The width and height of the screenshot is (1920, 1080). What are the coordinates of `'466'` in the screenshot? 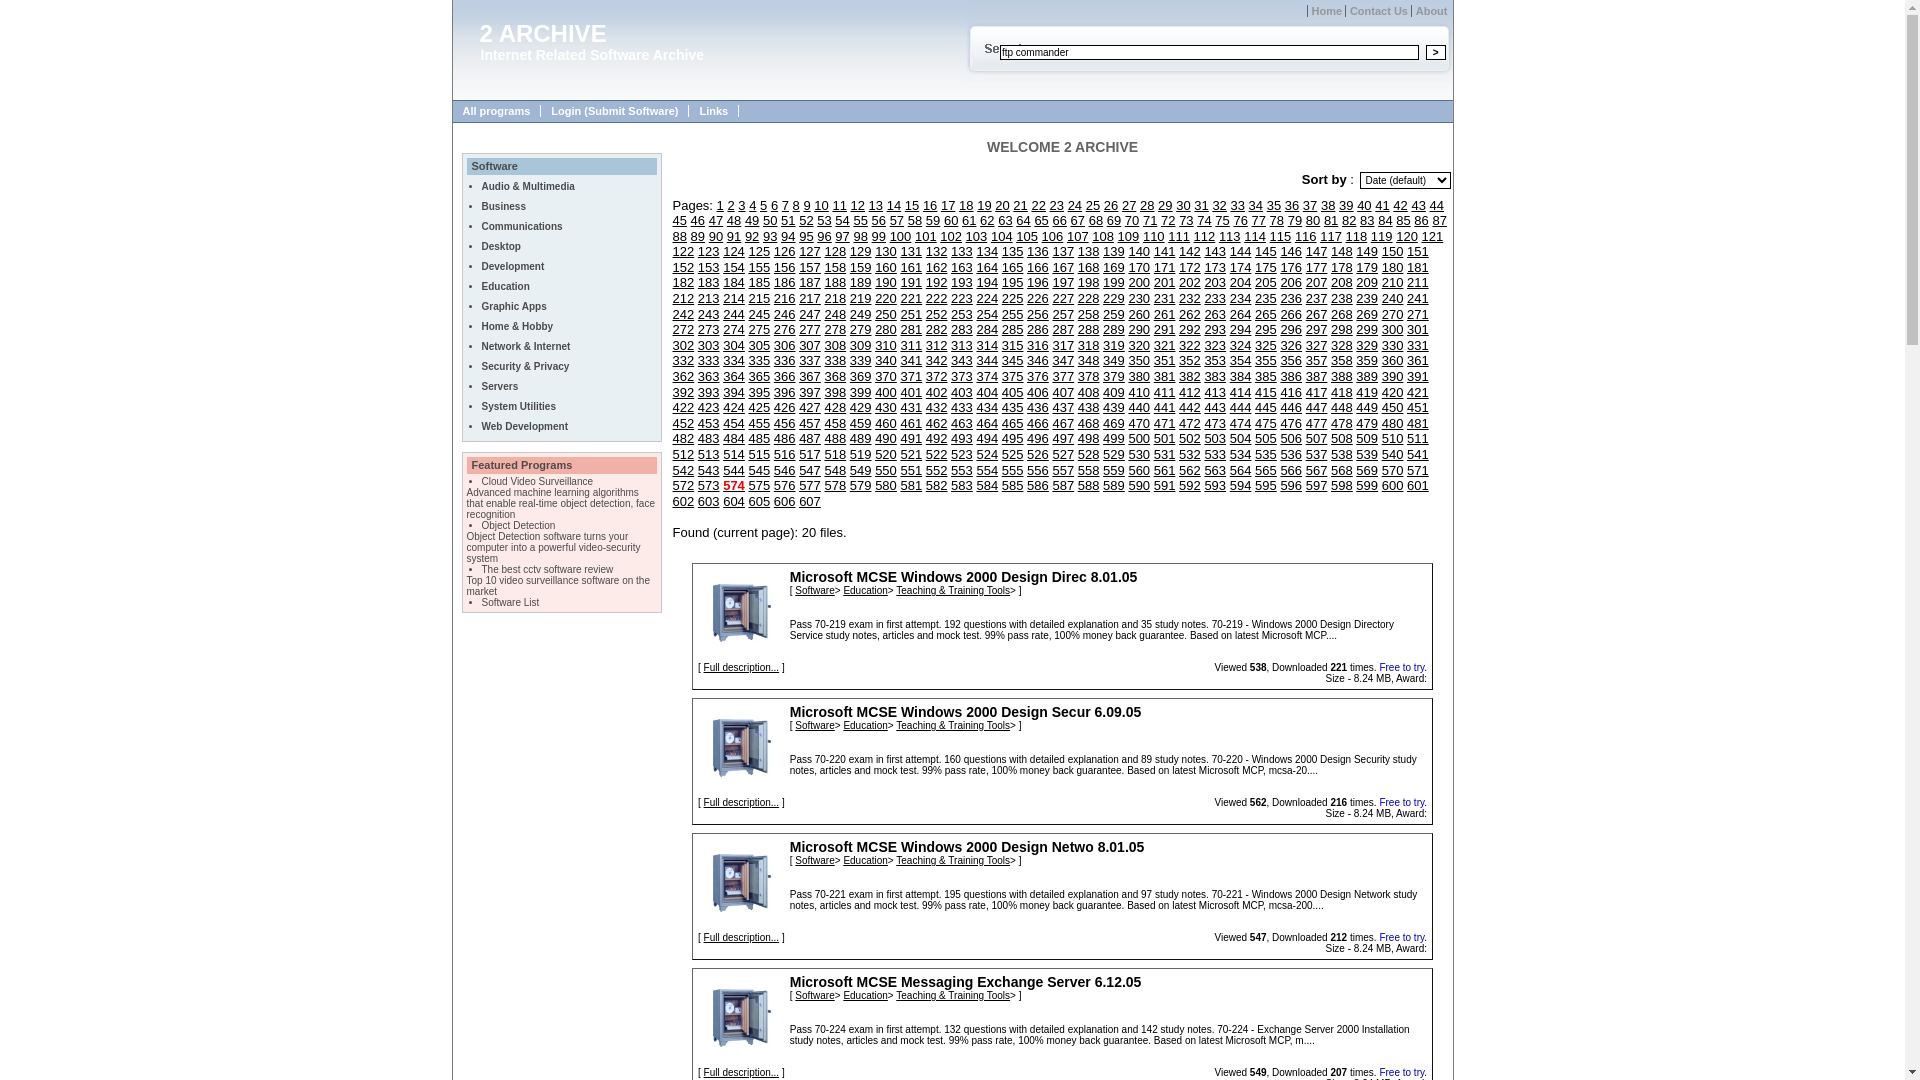 It's located at (1037, 422).